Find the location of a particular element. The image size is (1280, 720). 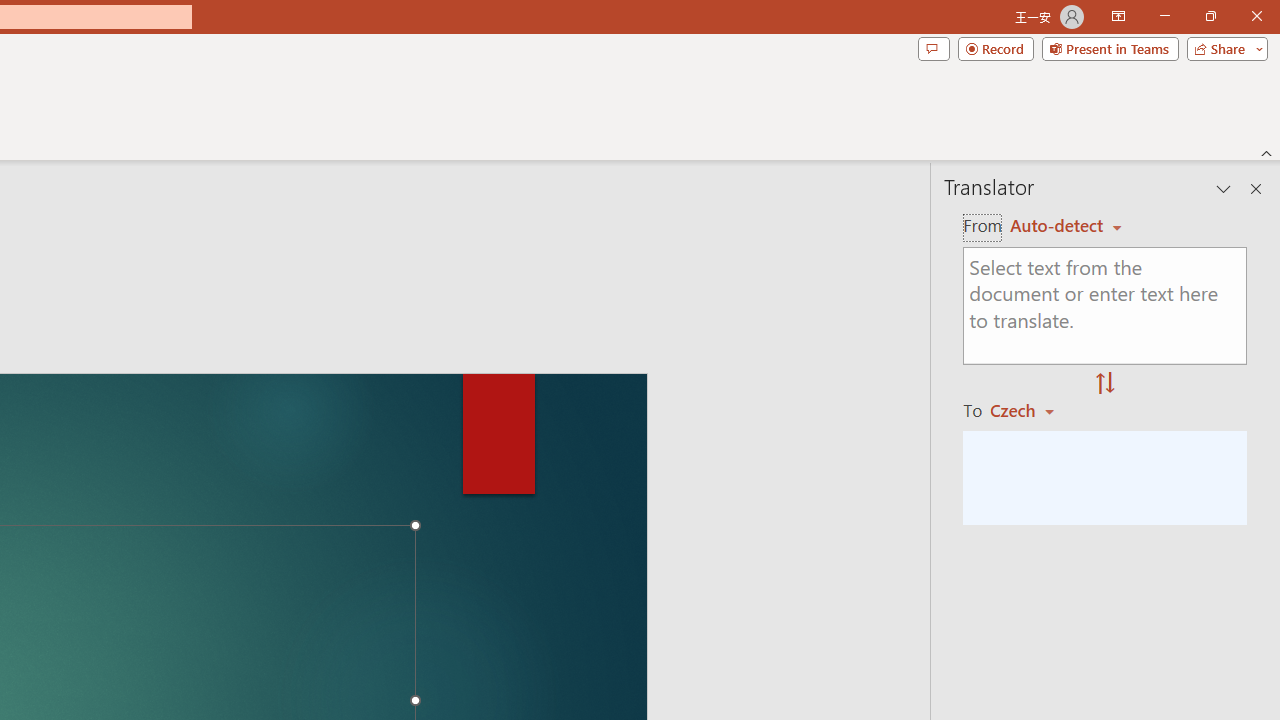

'Share' is located at coordinates (1222, 47).